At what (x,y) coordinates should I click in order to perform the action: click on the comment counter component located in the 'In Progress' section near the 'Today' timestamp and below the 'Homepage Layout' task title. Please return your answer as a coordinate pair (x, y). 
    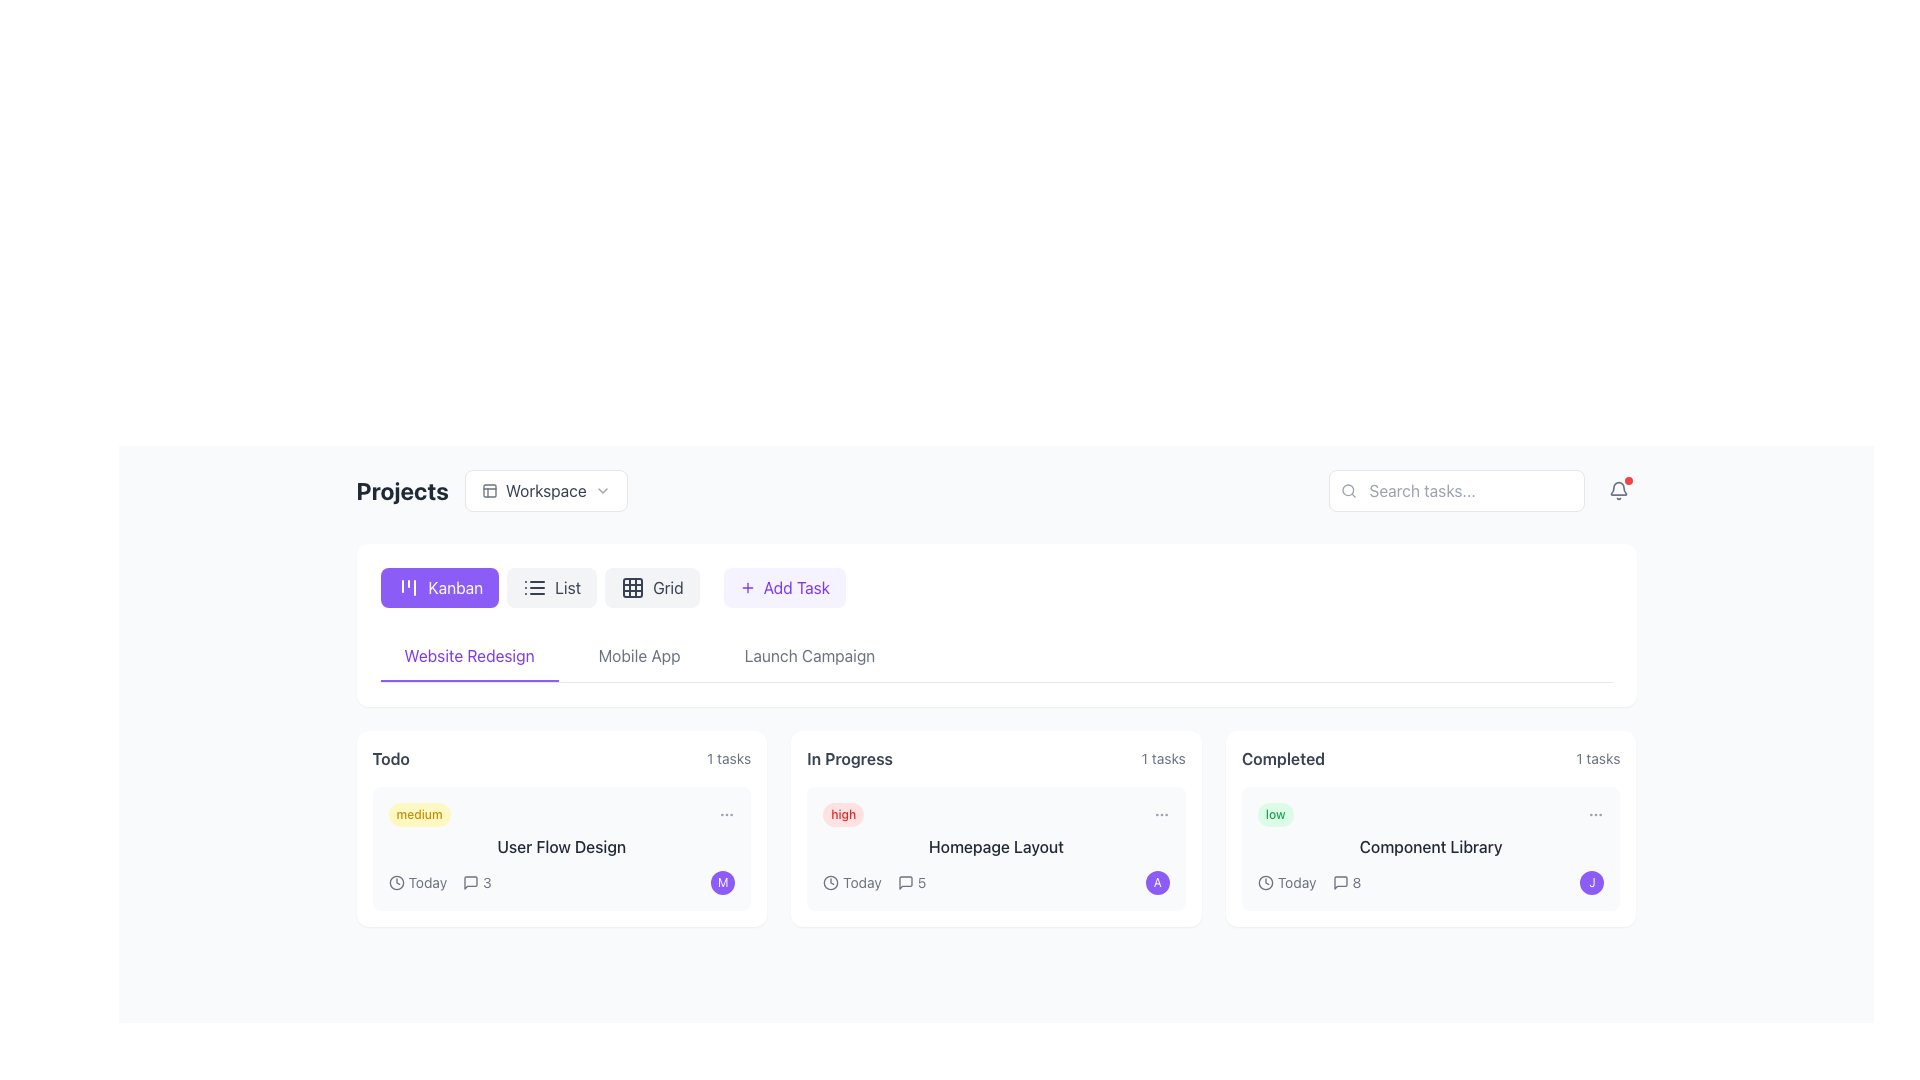
    Looking at the image, I should click on (911, 882).